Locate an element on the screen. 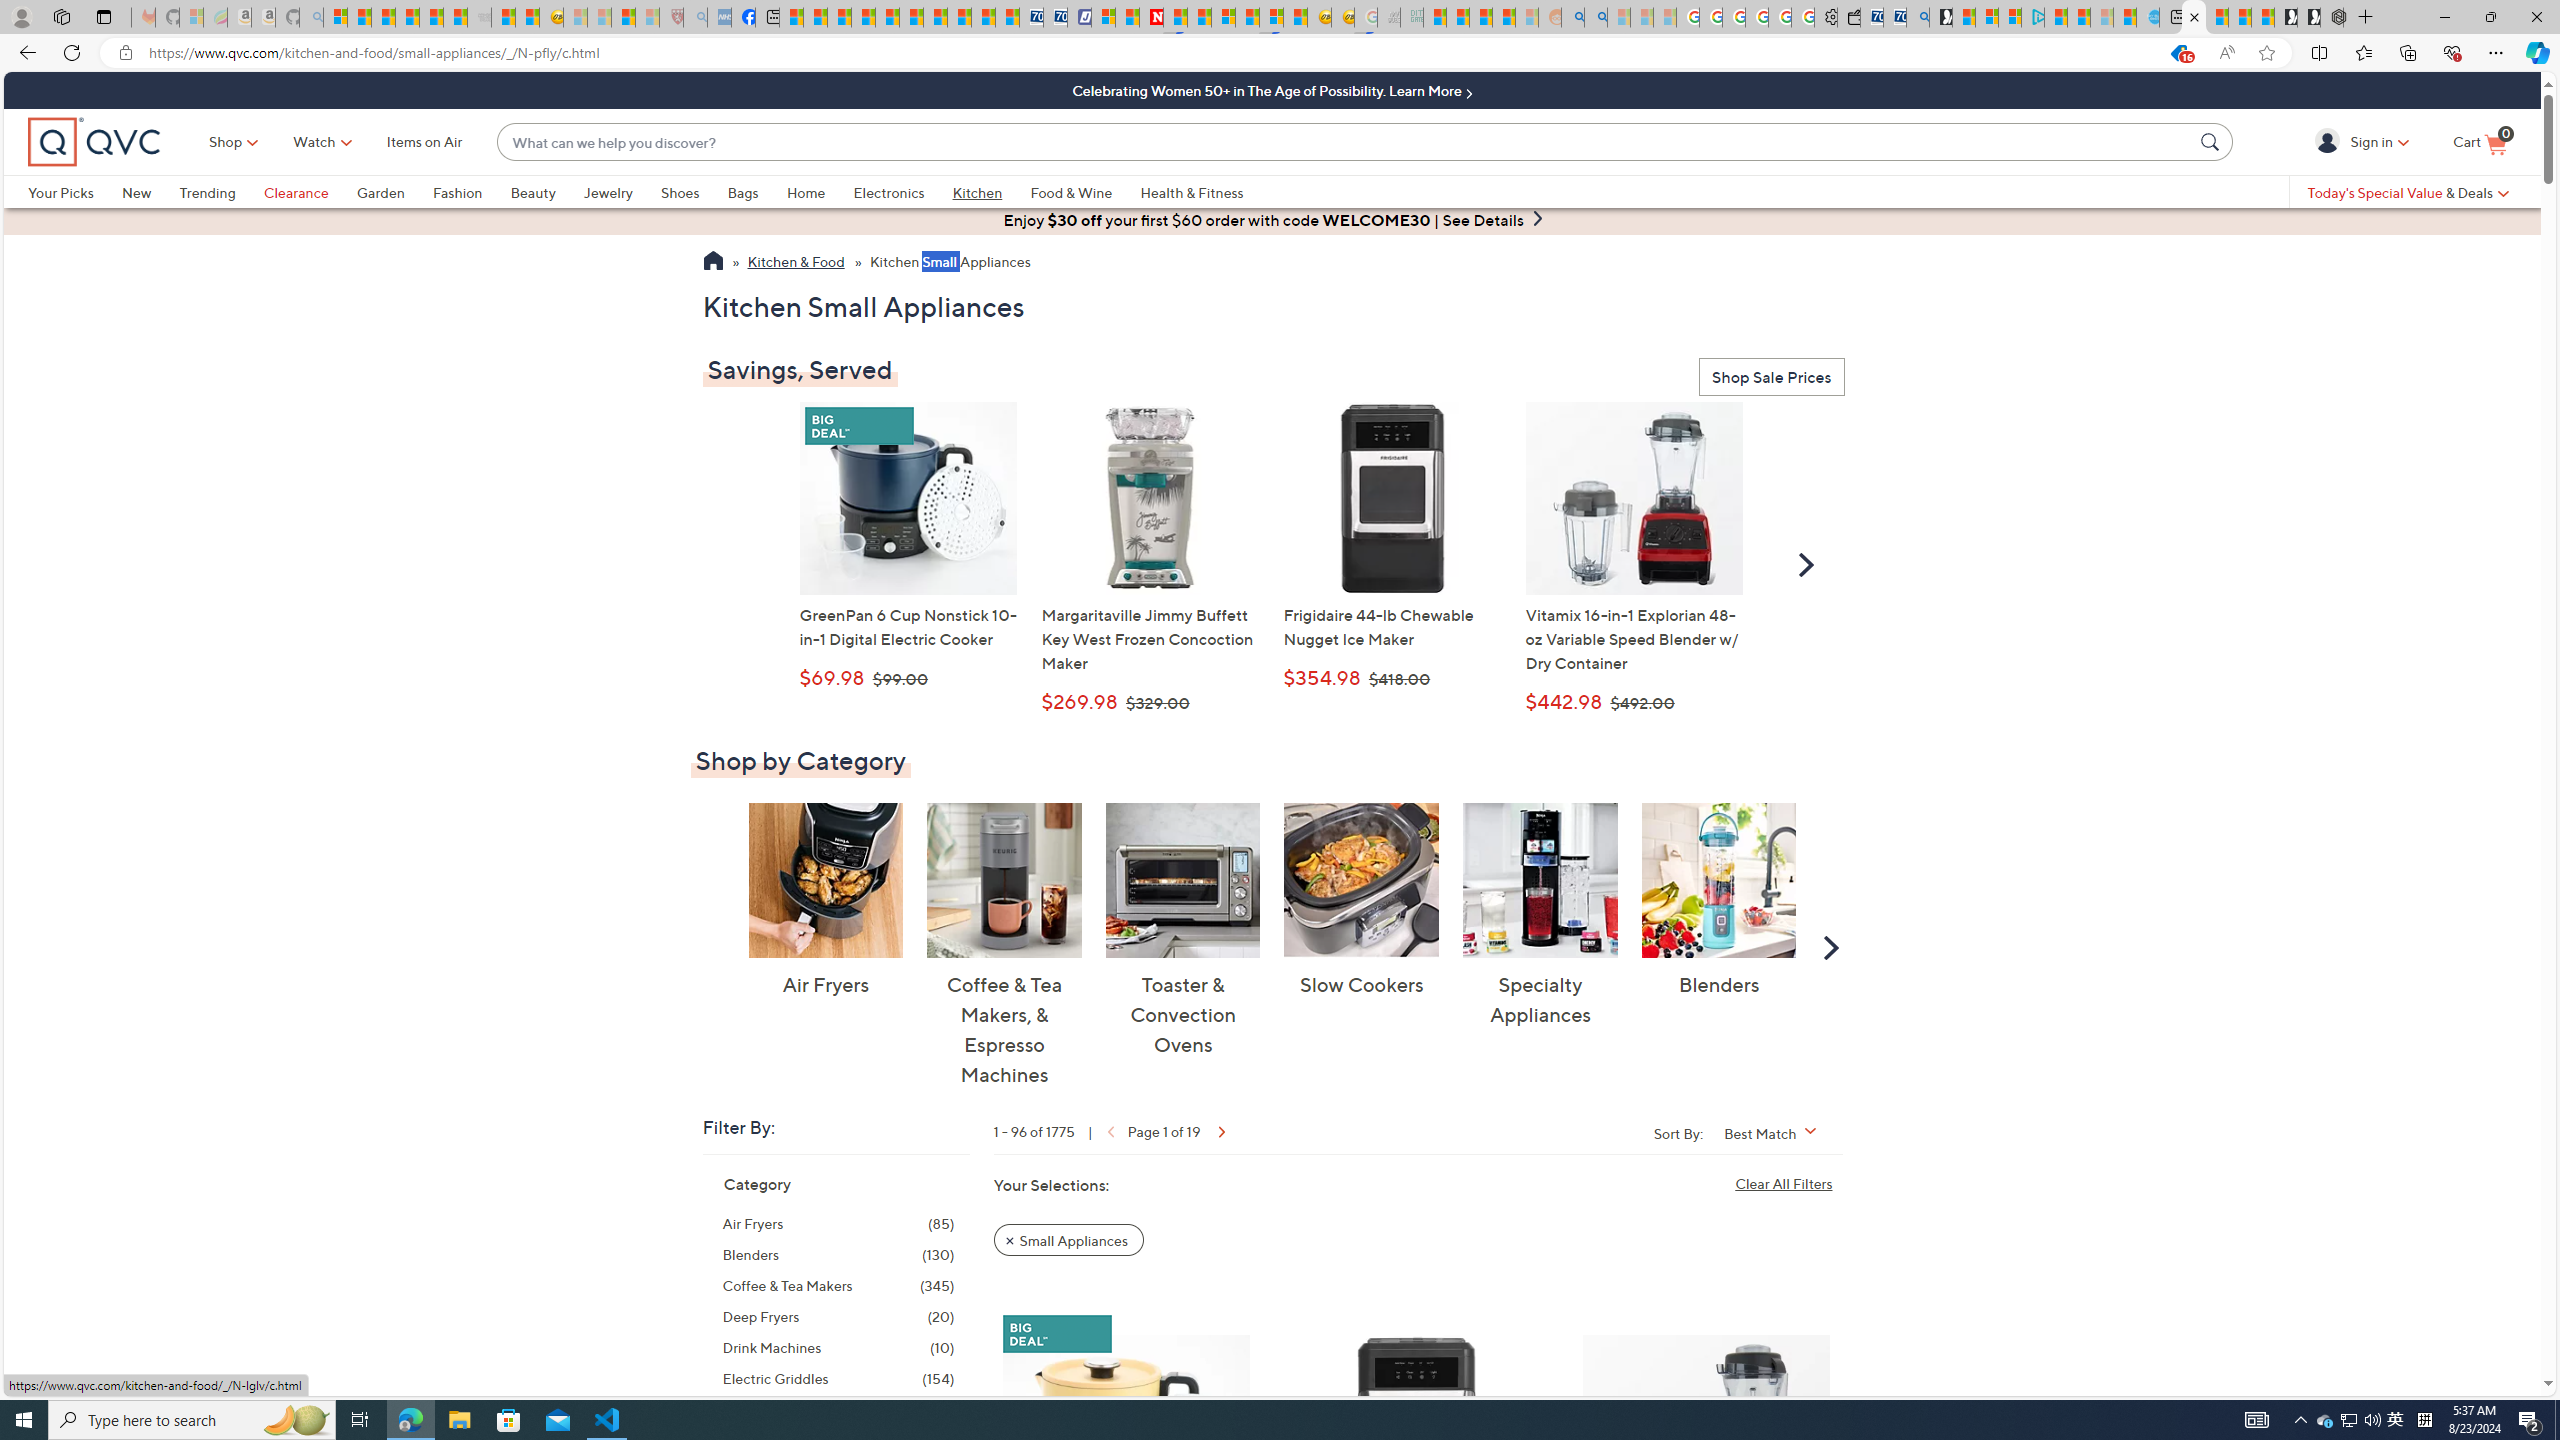 This screenshot has width=2560, height=1440. 'Food & Wine' is located at coordinates (1071, 191).